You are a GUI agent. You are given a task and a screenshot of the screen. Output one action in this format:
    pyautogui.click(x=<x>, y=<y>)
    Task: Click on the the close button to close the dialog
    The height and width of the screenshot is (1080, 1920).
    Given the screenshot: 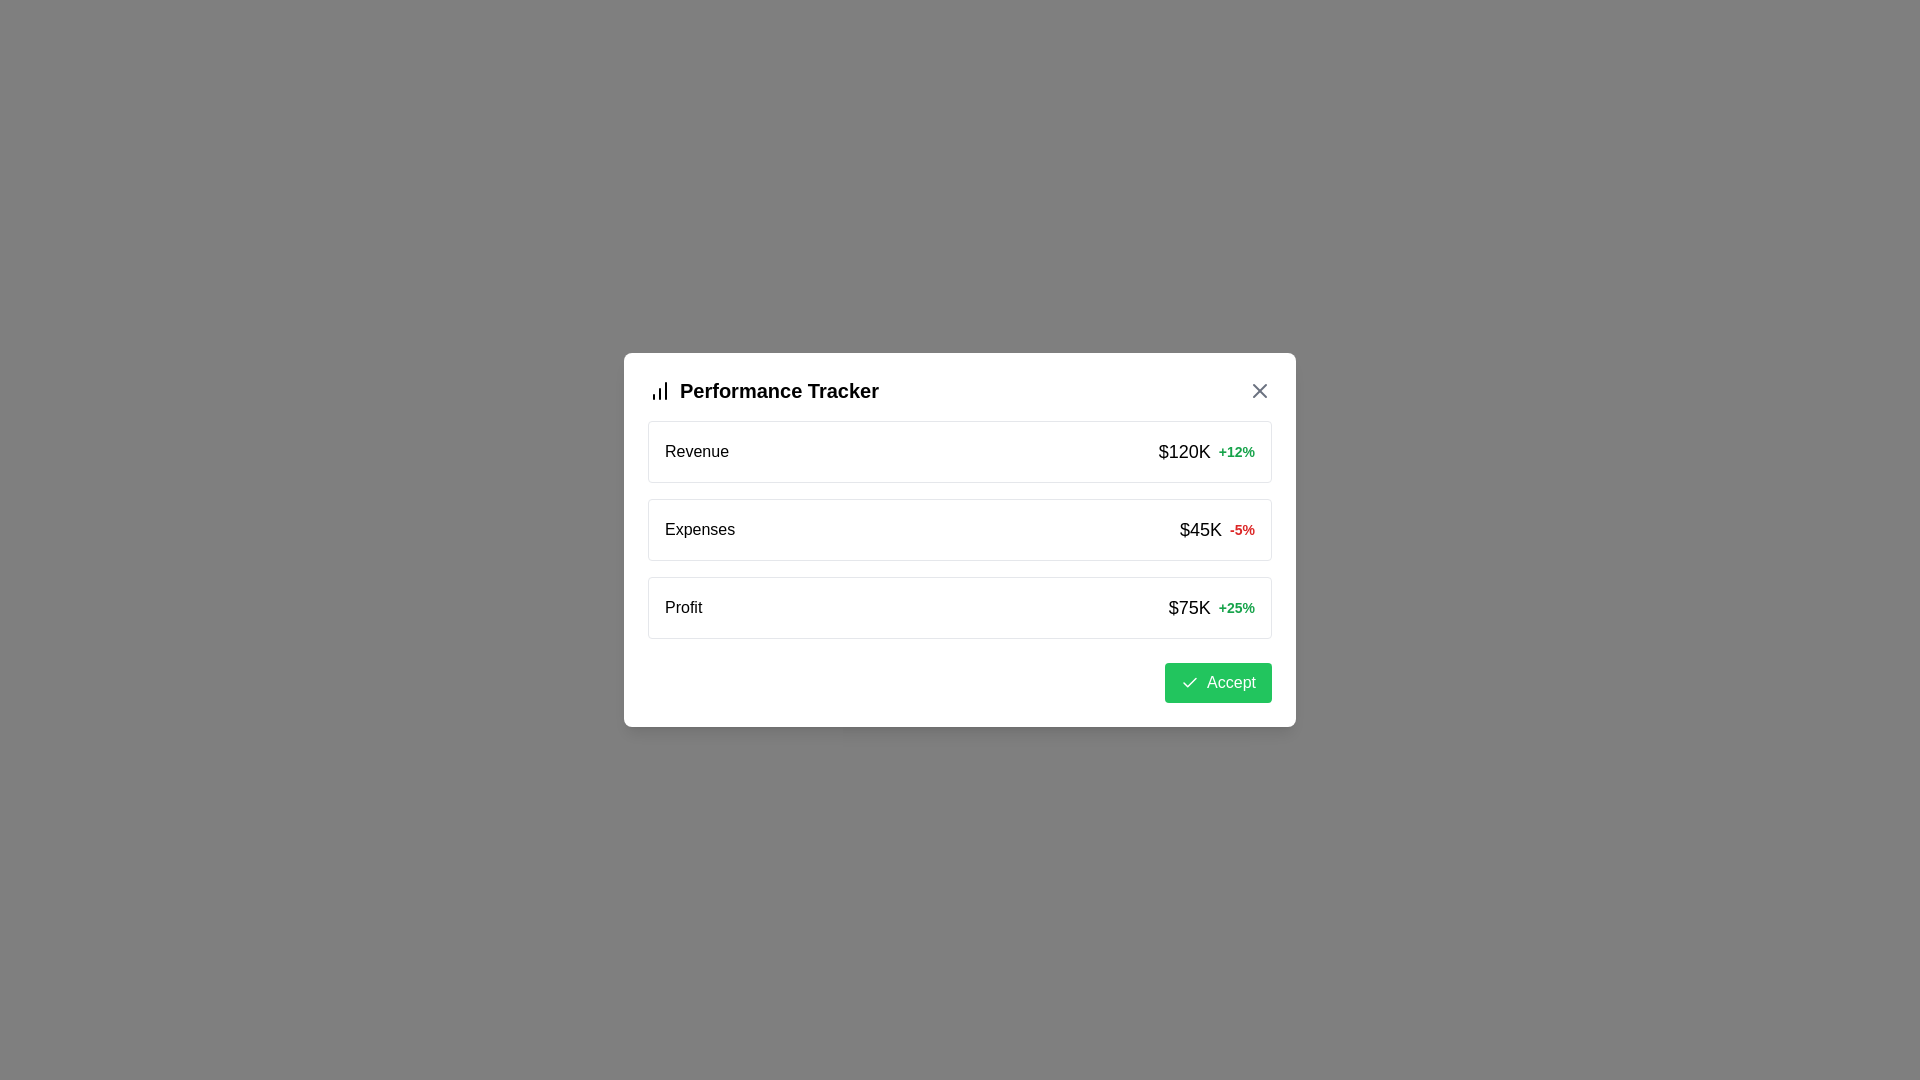 What is the action you would take?
    pyautogui.click(x=1258, y=390)
    